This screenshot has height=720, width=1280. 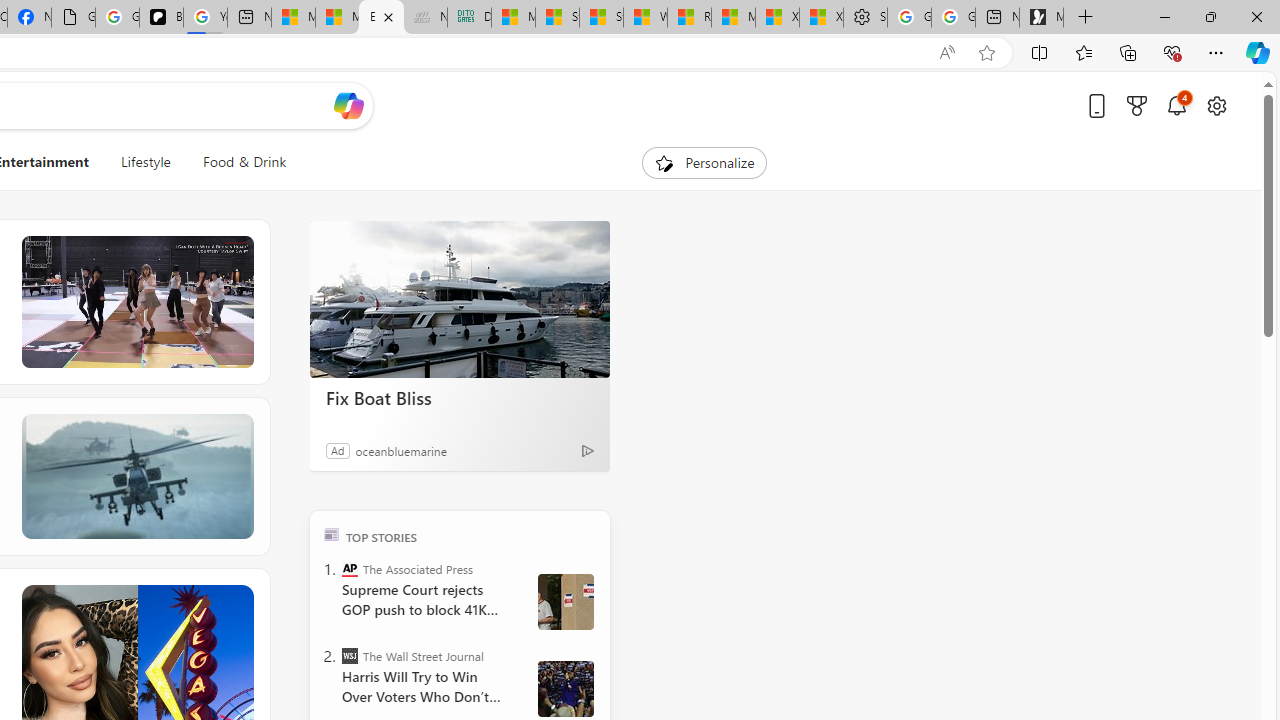 What do you see at coordinates (1040, 17) in the screenshot?
I see `'Microsoft Start Gaming'` at bounding box center [1040, 17].